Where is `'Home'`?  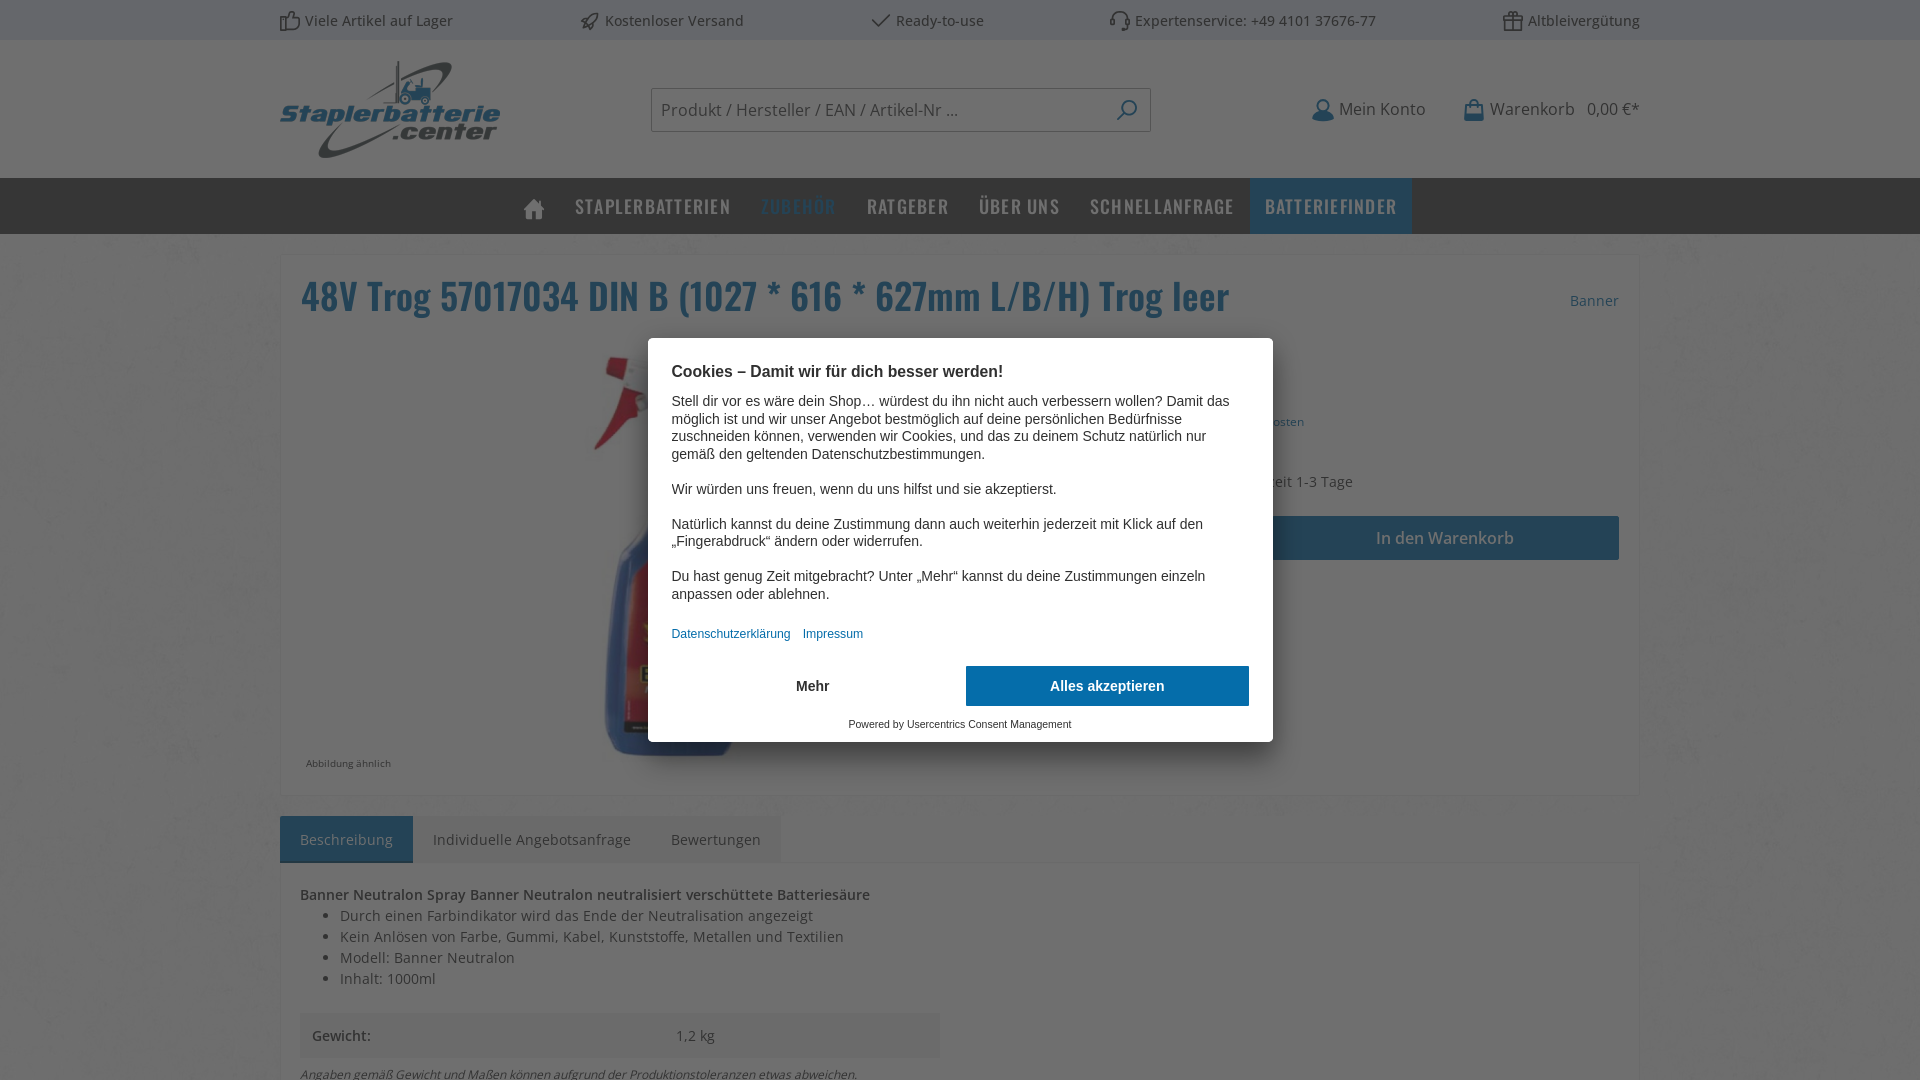
'Home' is located at coordinates (533, 205).